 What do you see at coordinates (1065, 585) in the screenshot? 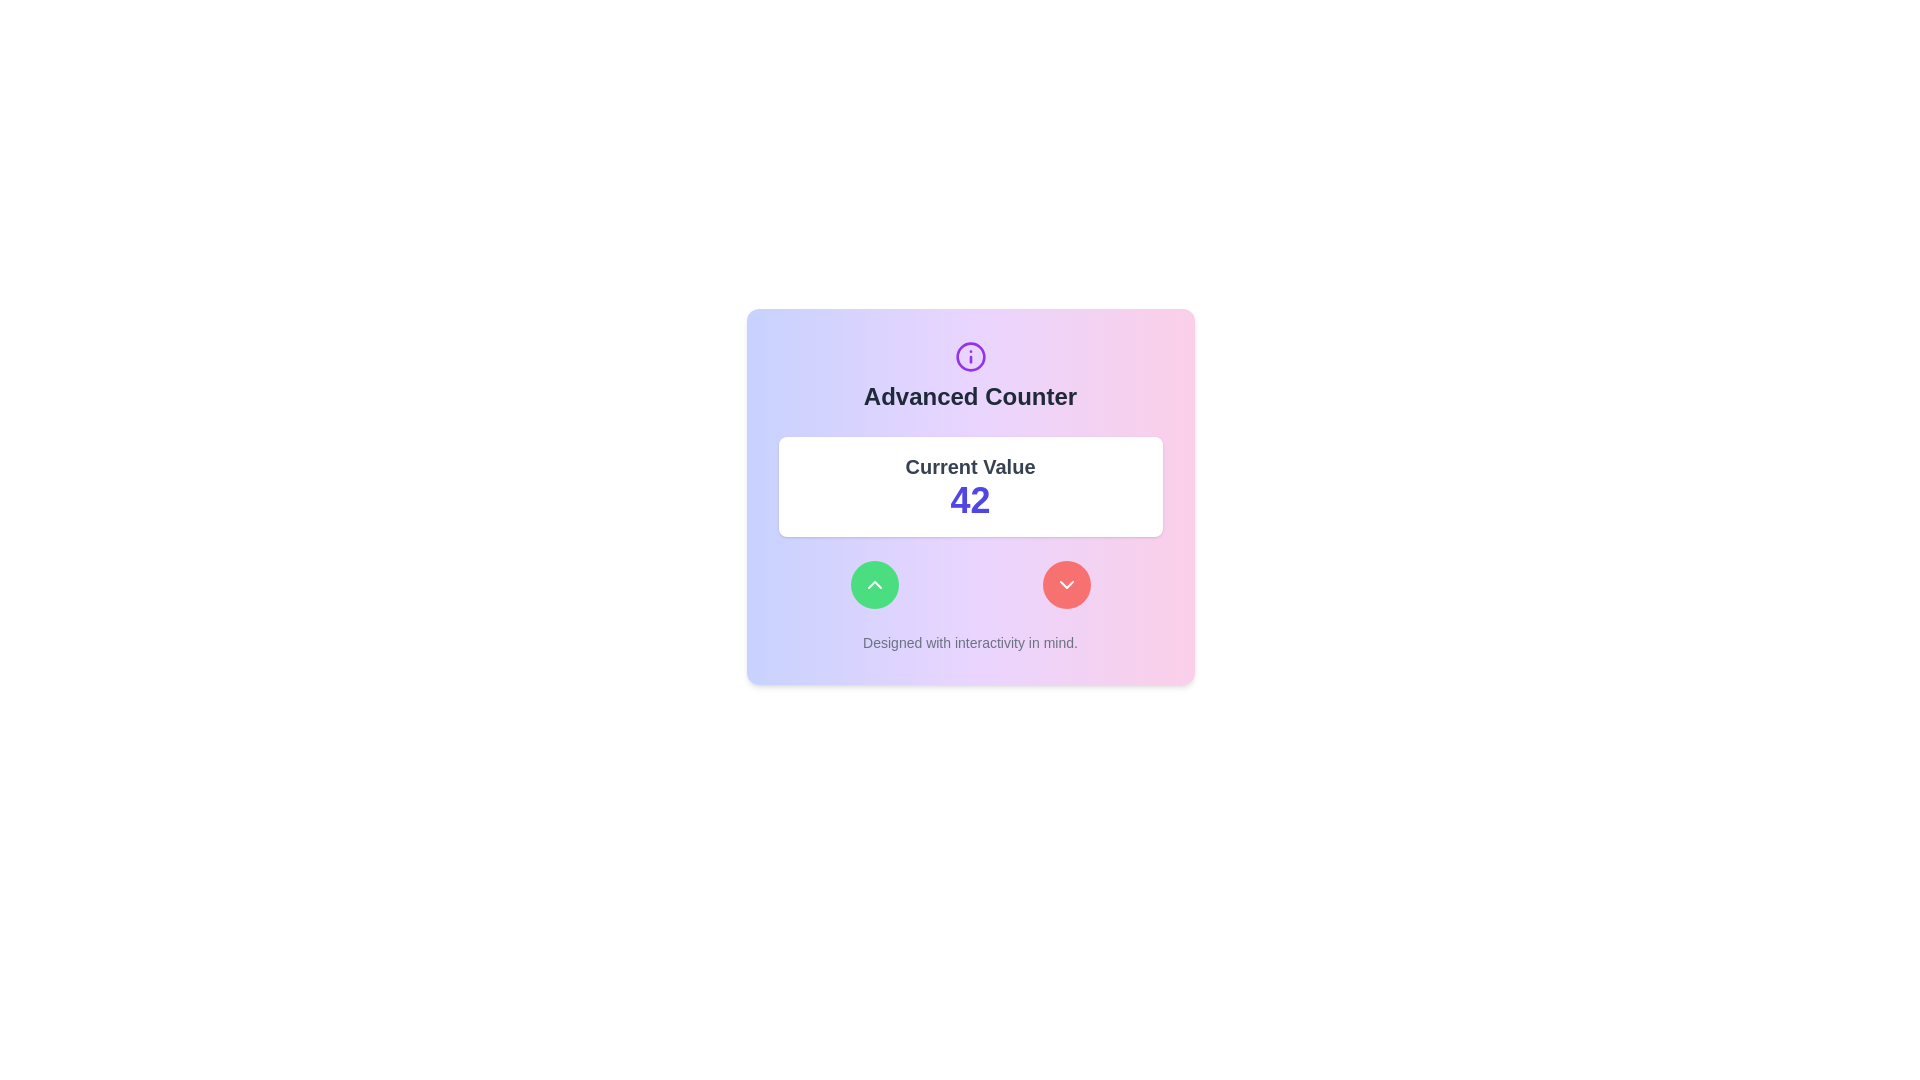
I see `the red circular button that signifies a decrease` at bounding box center [1065, 585].